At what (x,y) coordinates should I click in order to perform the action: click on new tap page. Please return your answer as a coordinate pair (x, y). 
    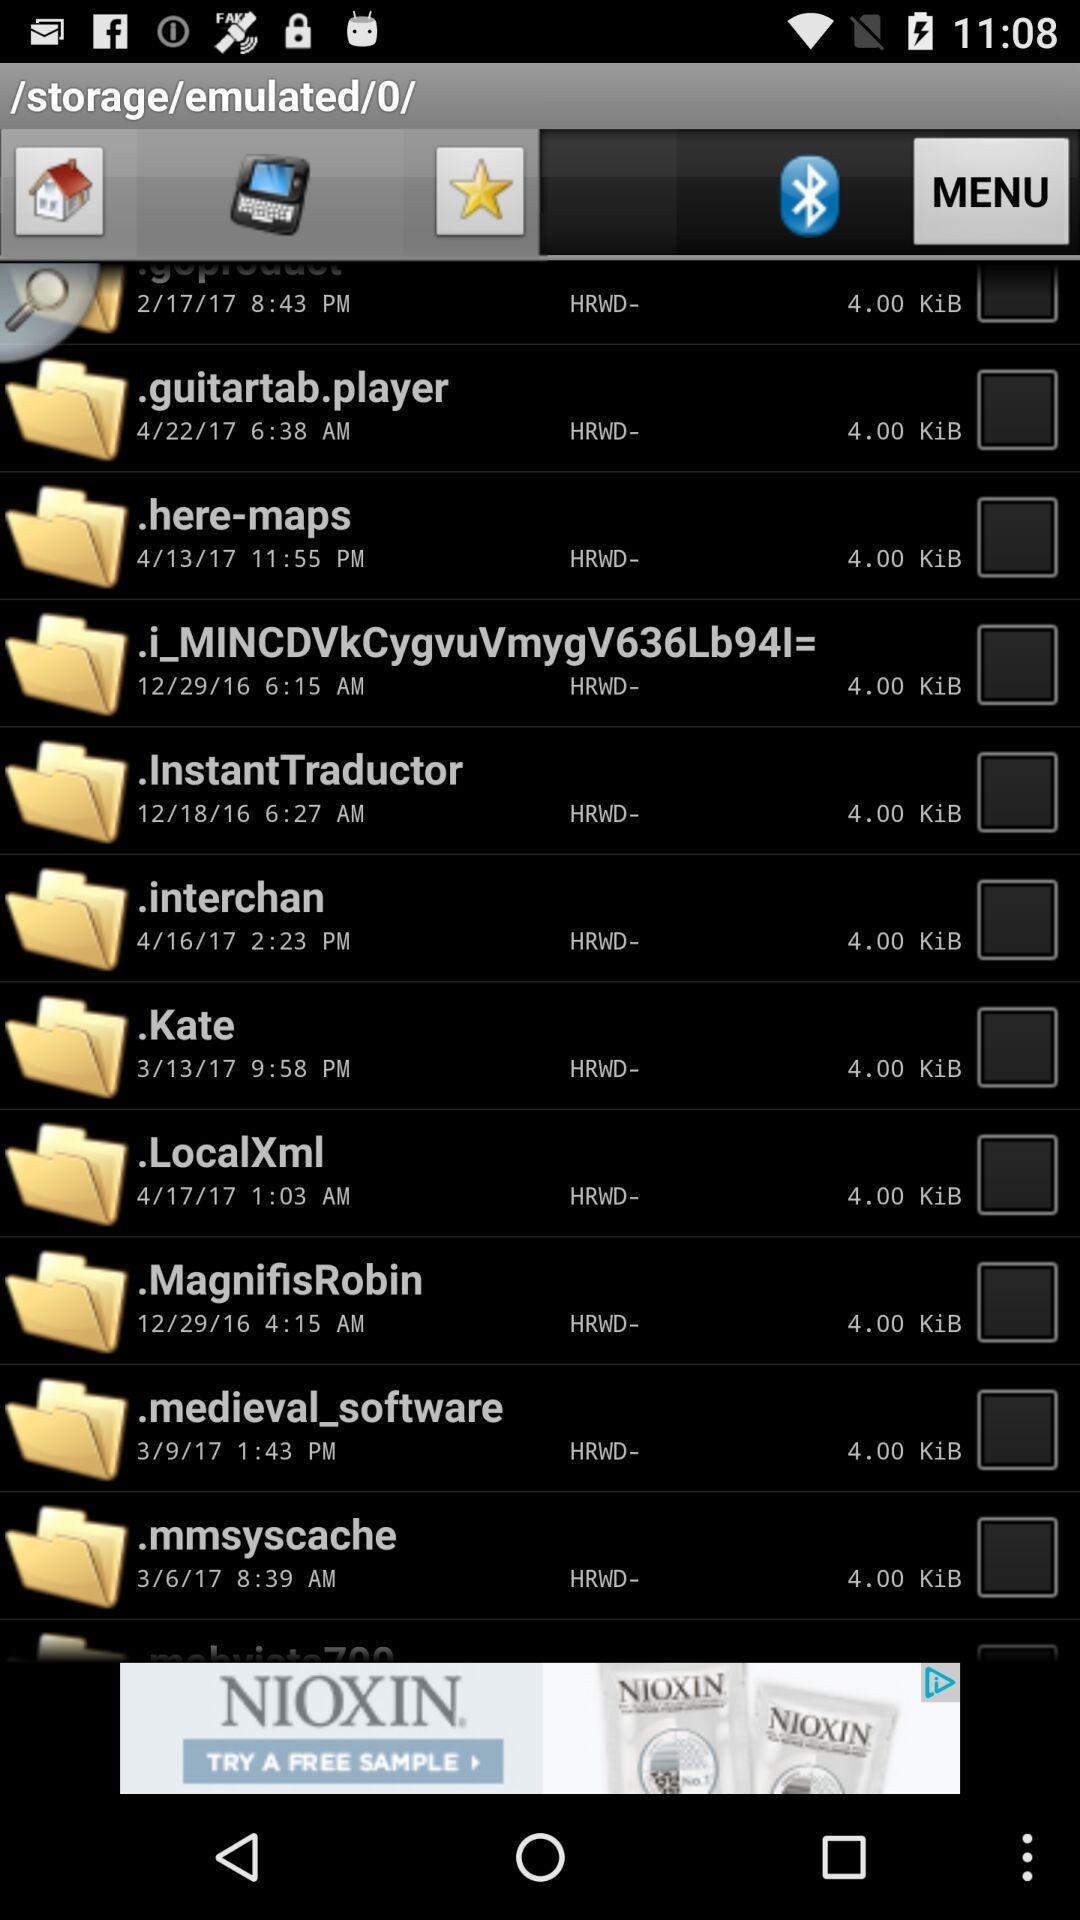
    Looking at the image, I should click on (1023, 1427).